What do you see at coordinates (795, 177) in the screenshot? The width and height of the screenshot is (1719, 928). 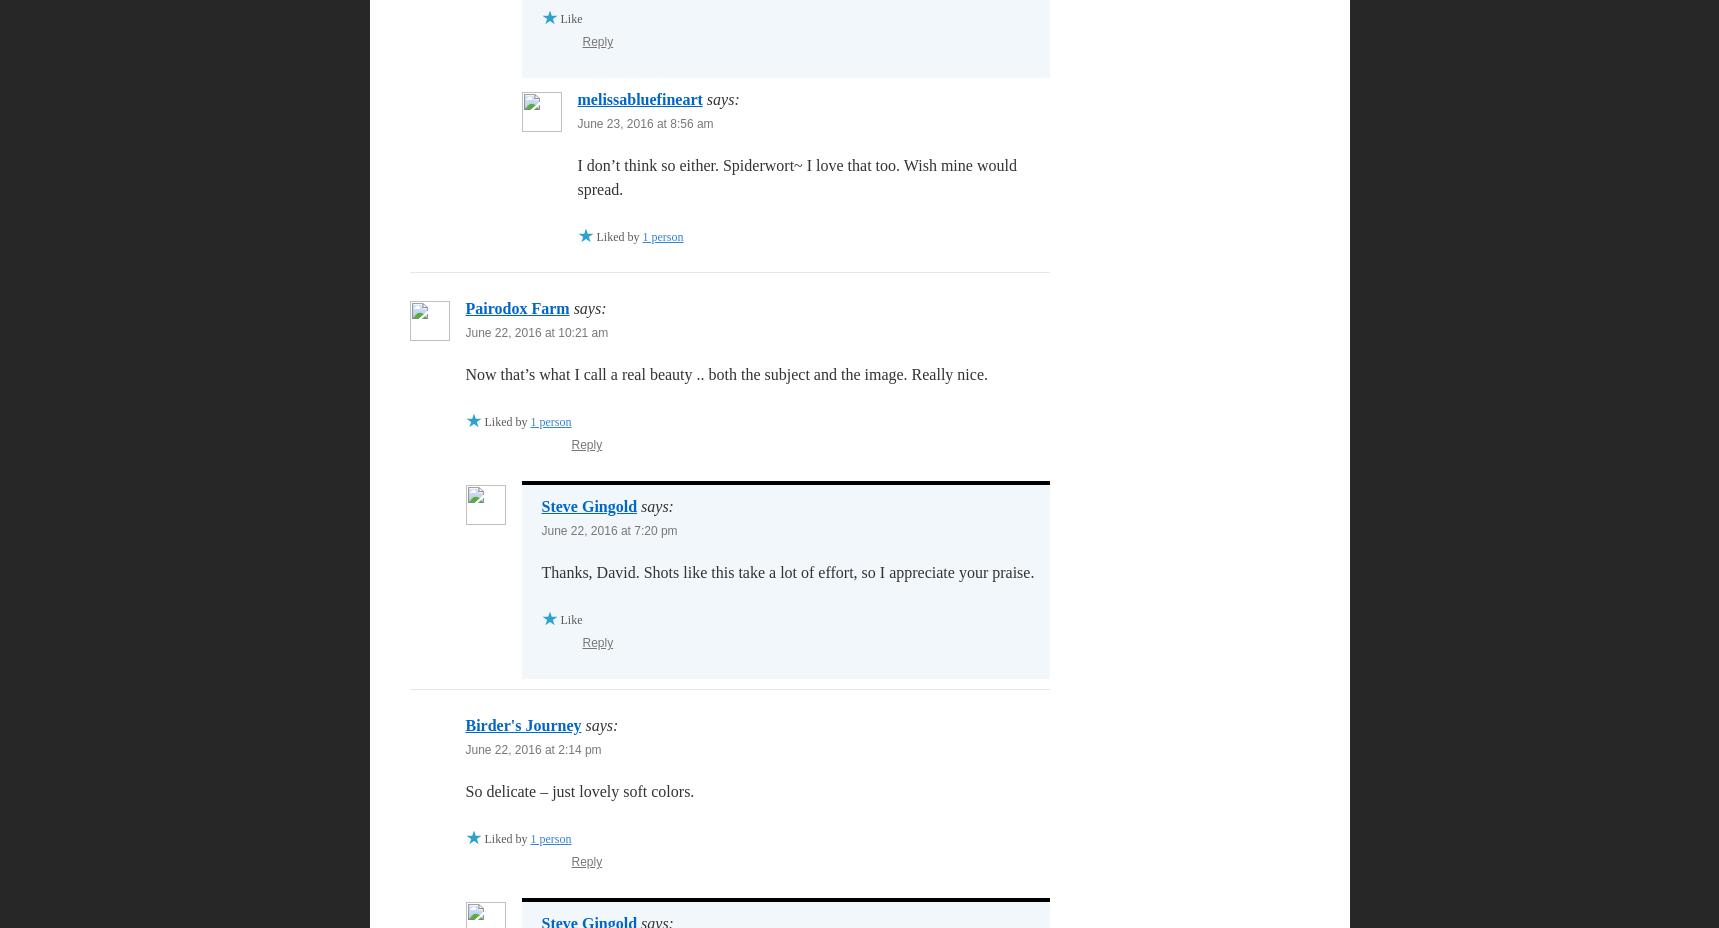 I see `'I don’t think so either. Spiderwort~ I love that too. Wish mine would spread.'` at bounding box center [795, 177].